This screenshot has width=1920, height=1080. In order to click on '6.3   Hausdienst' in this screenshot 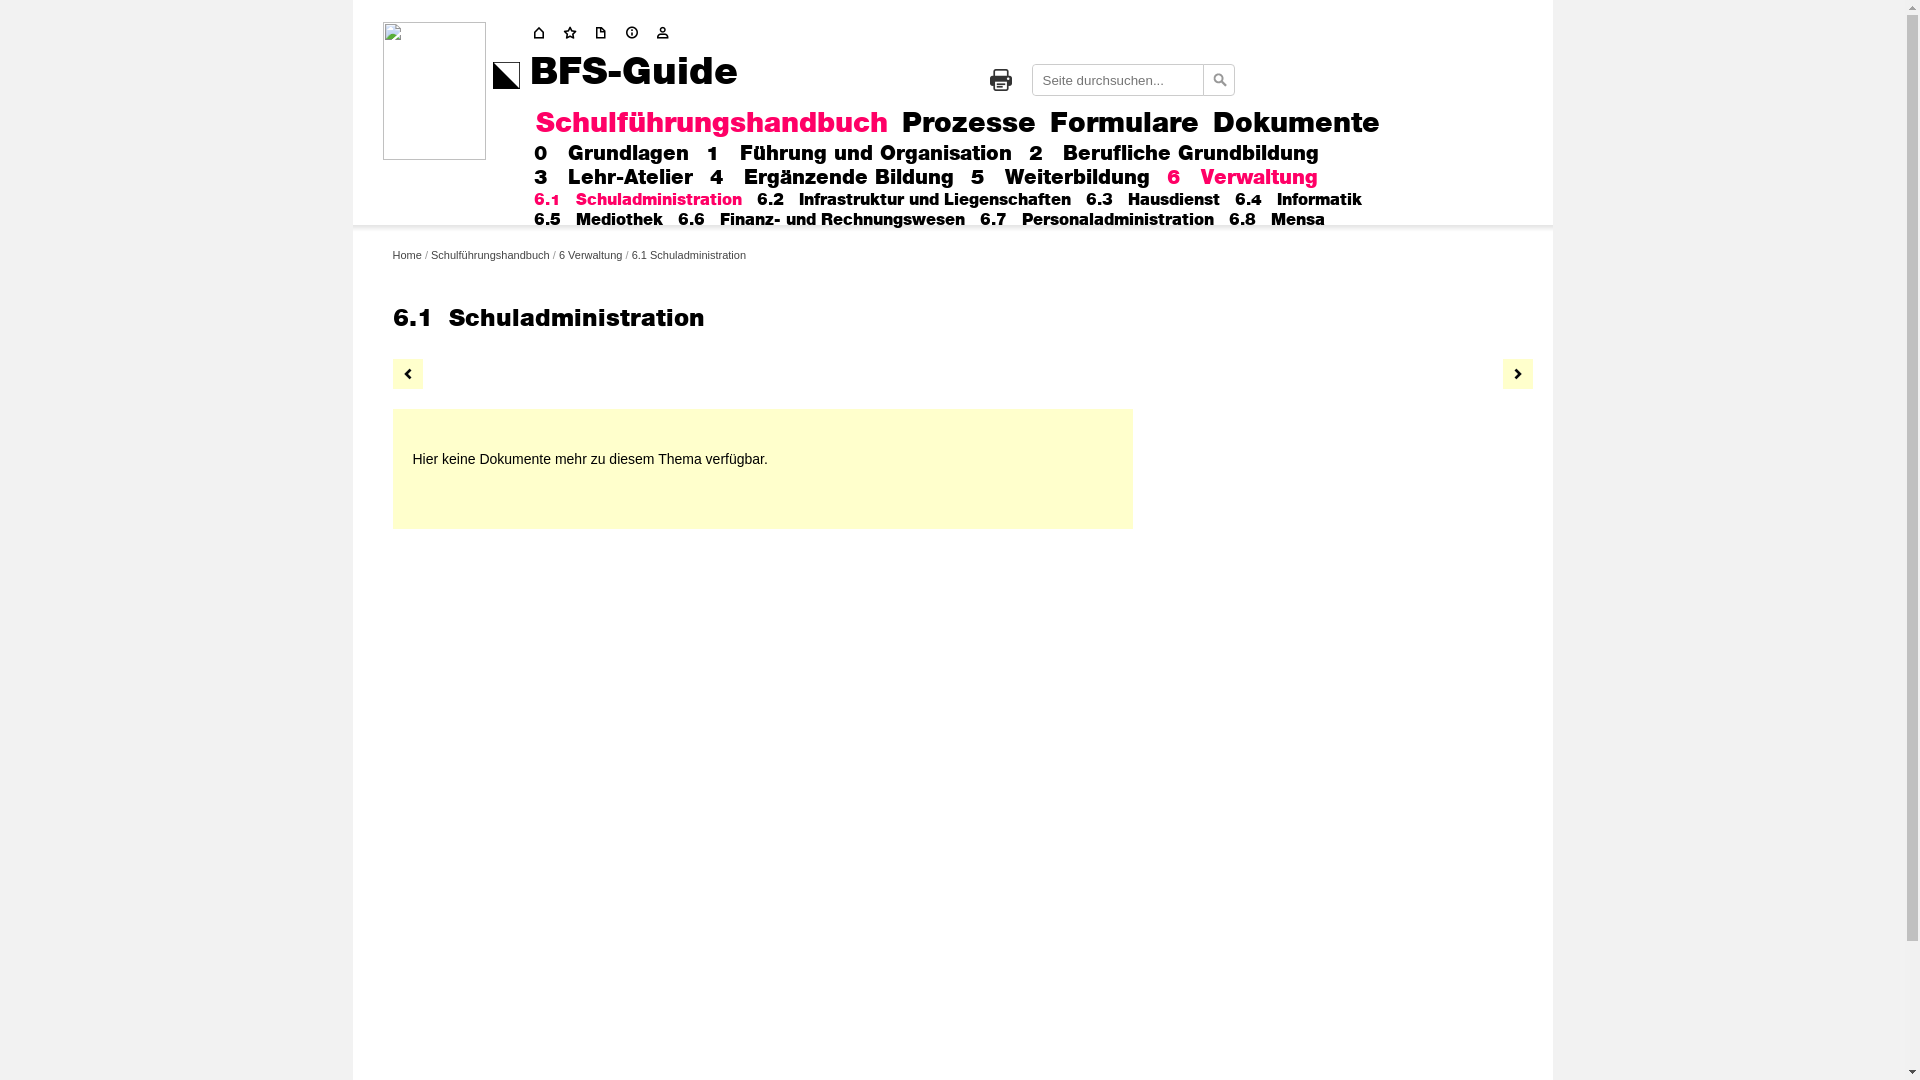, I will do `click(1152, 200)`.